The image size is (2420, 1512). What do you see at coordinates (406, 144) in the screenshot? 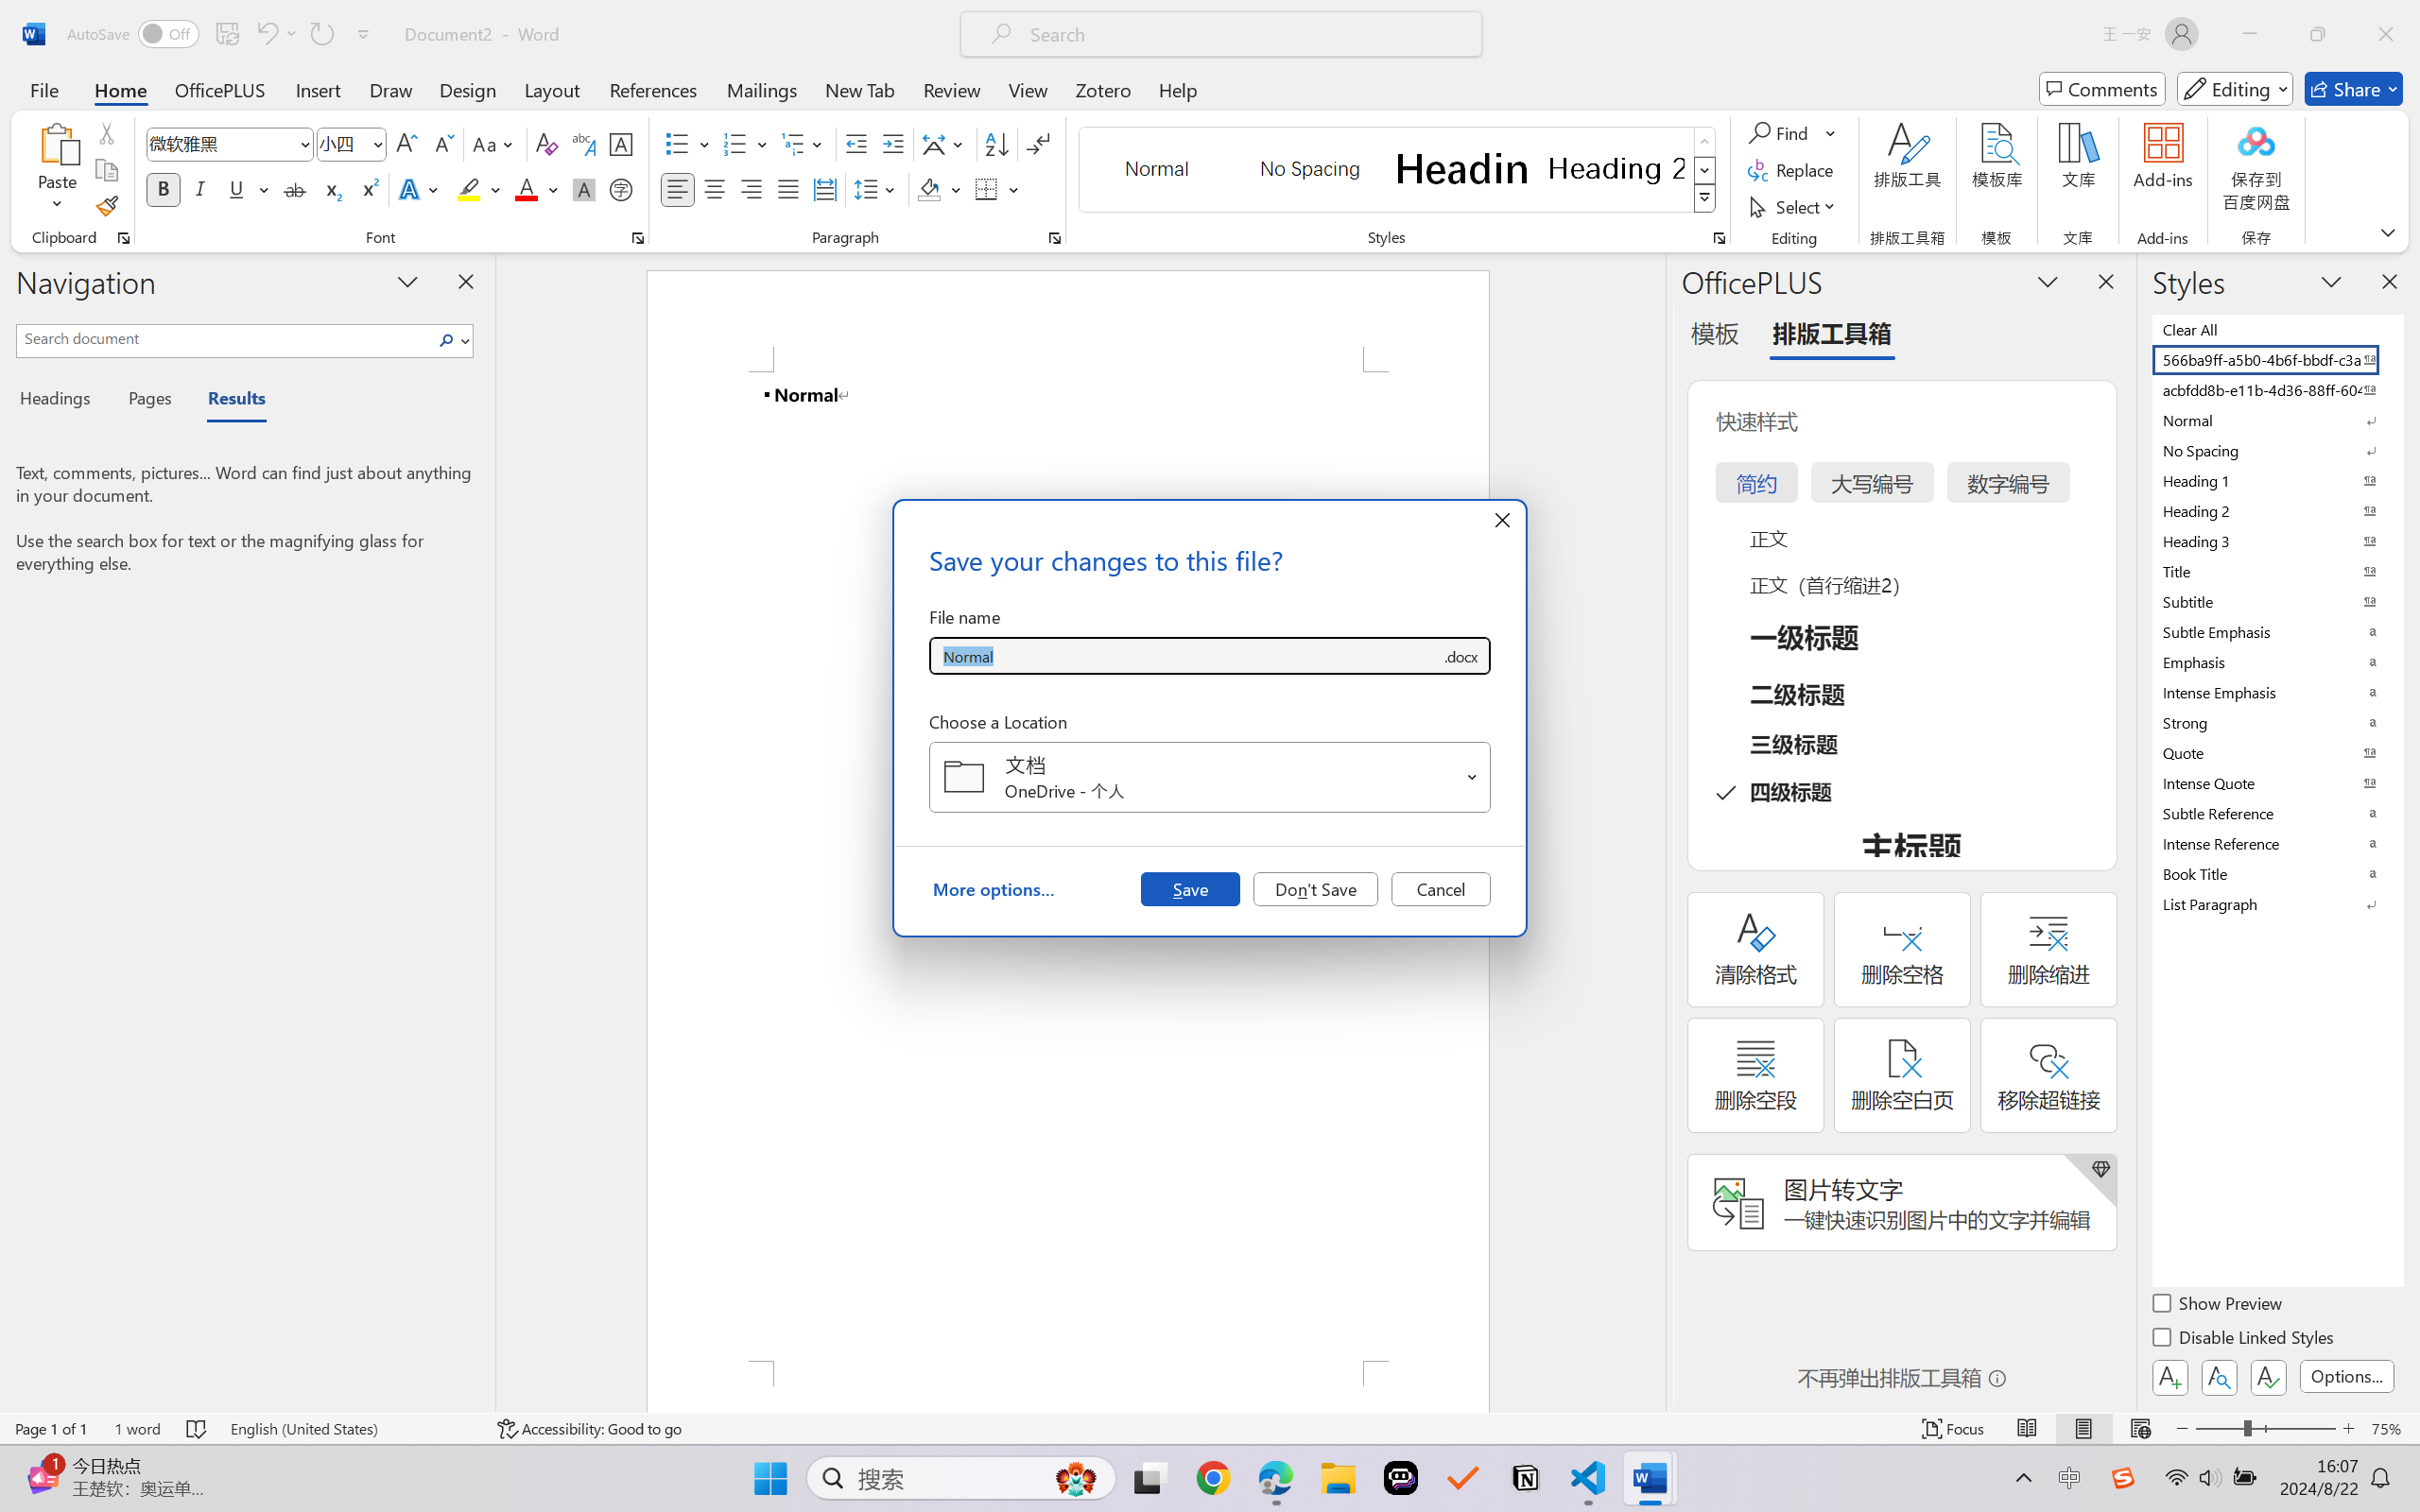
I see `'Grow Font'` at bounding box center [406, 144].